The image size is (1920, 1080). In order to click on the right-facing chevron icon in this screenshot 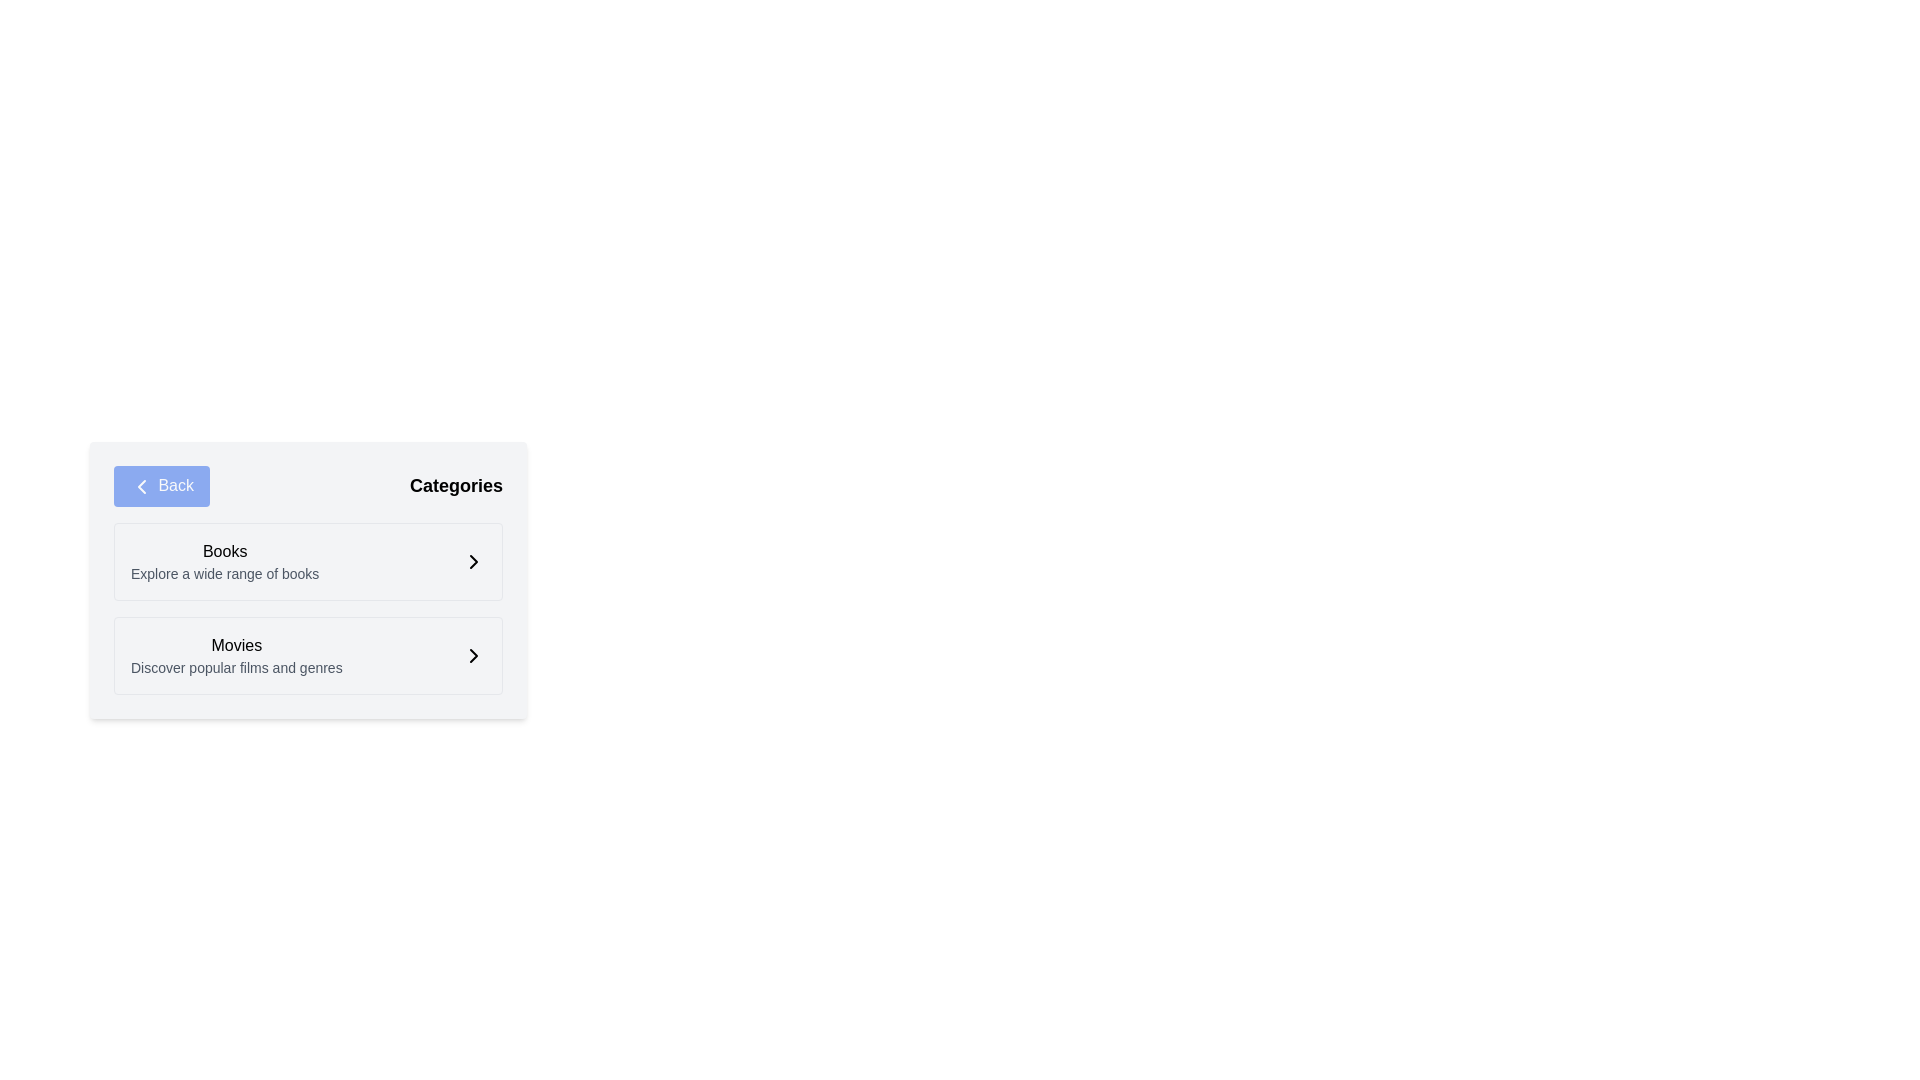, I will do `click(473, 655)`.